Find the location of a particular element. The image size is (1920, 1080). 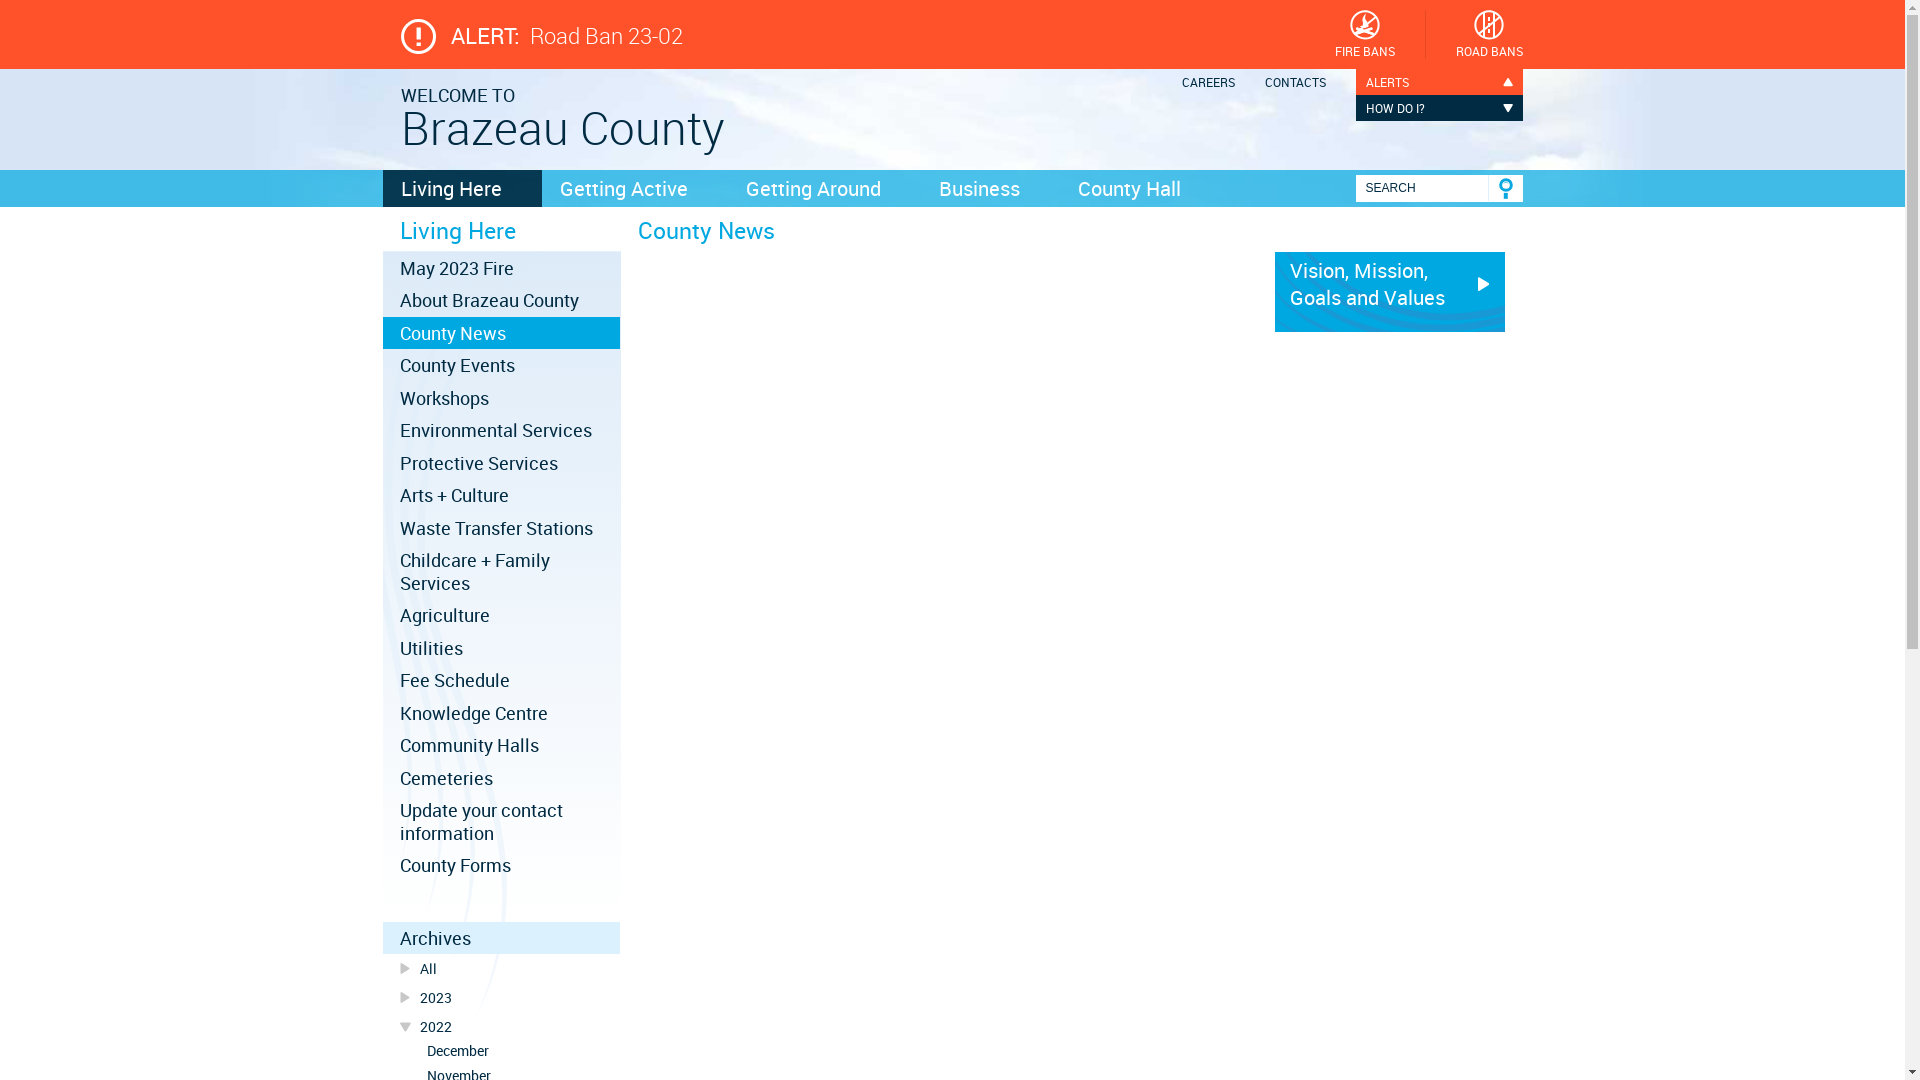

'Vision, Mission, Goals and Values' is located at coordinates (1387, 292).